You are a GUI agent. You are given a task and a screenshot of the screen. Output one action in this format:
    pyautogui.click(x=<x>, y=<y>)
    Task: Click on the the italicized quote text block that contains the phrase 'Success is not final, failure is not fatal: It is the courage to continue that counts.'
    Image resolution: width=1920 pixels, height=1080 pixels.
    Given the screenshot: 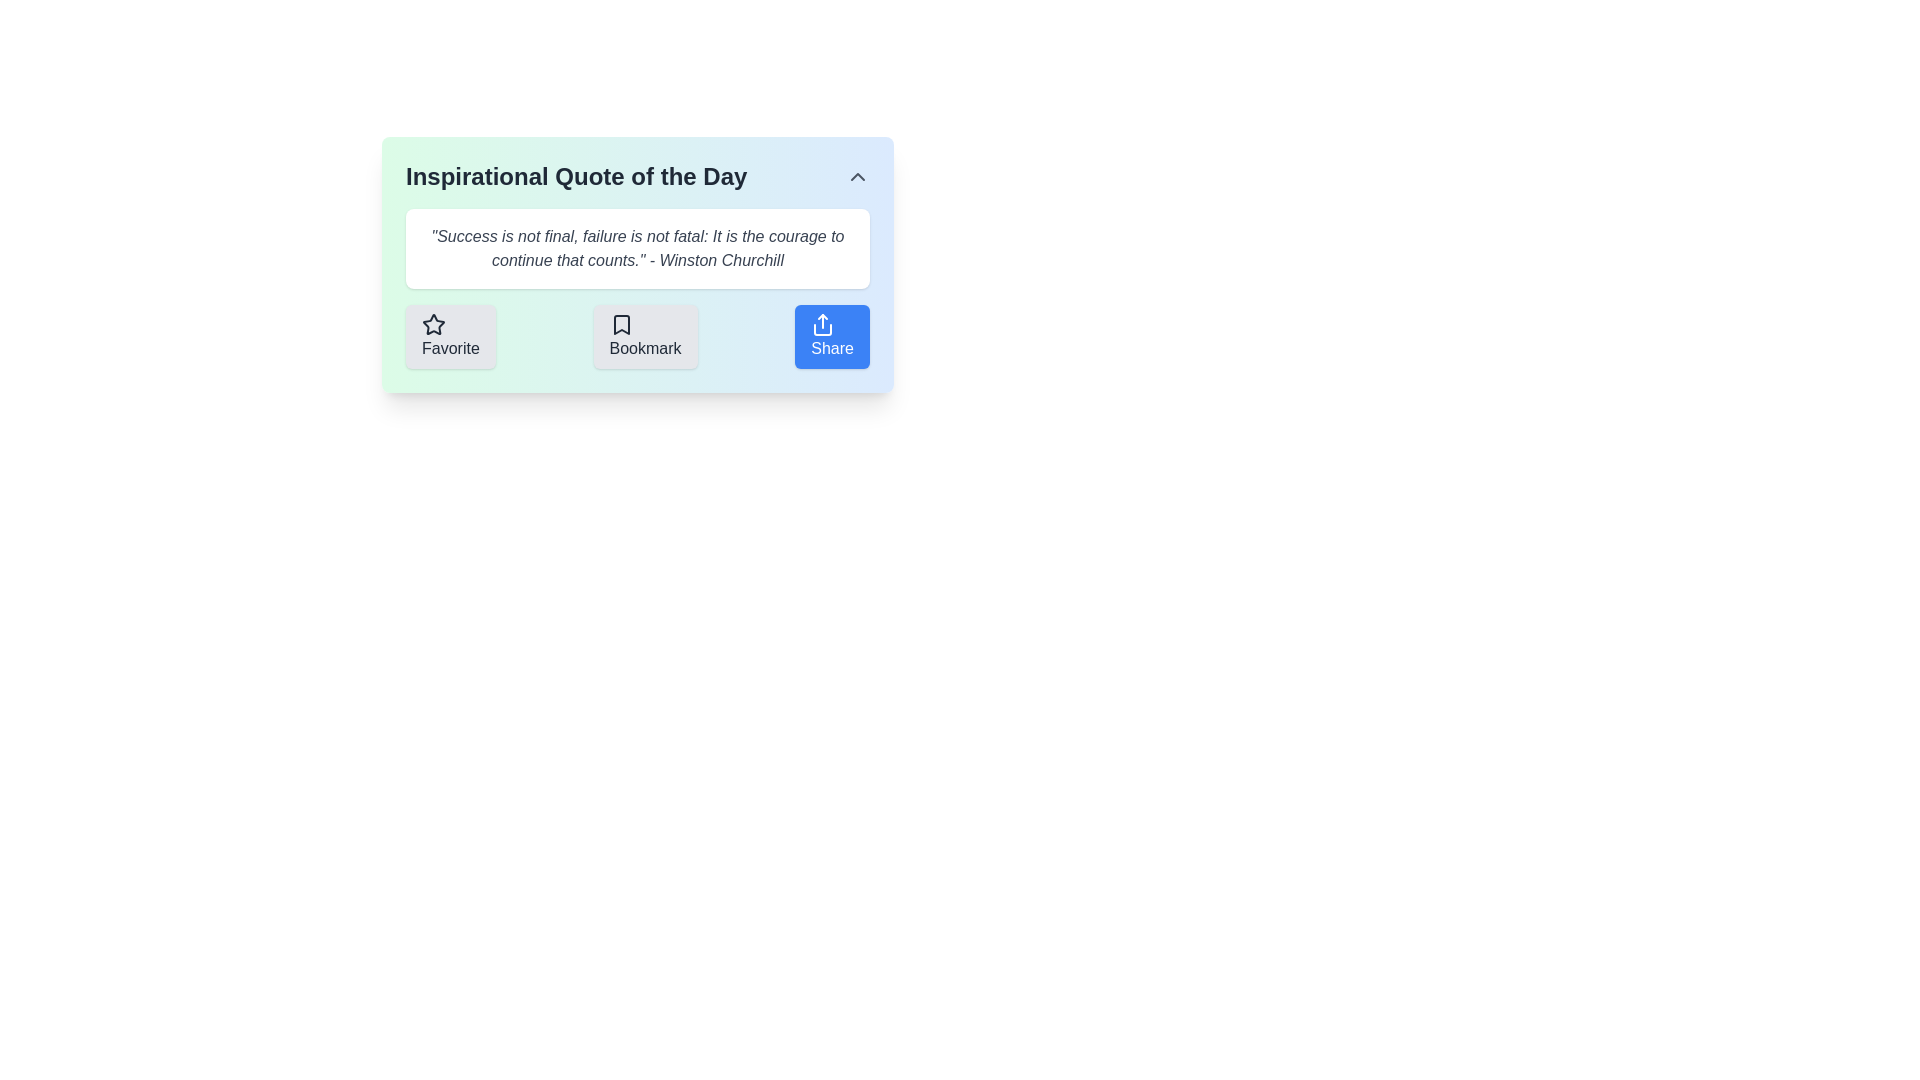 What is the action you would take?
    pyautogui.click(x=637, y=248)
    